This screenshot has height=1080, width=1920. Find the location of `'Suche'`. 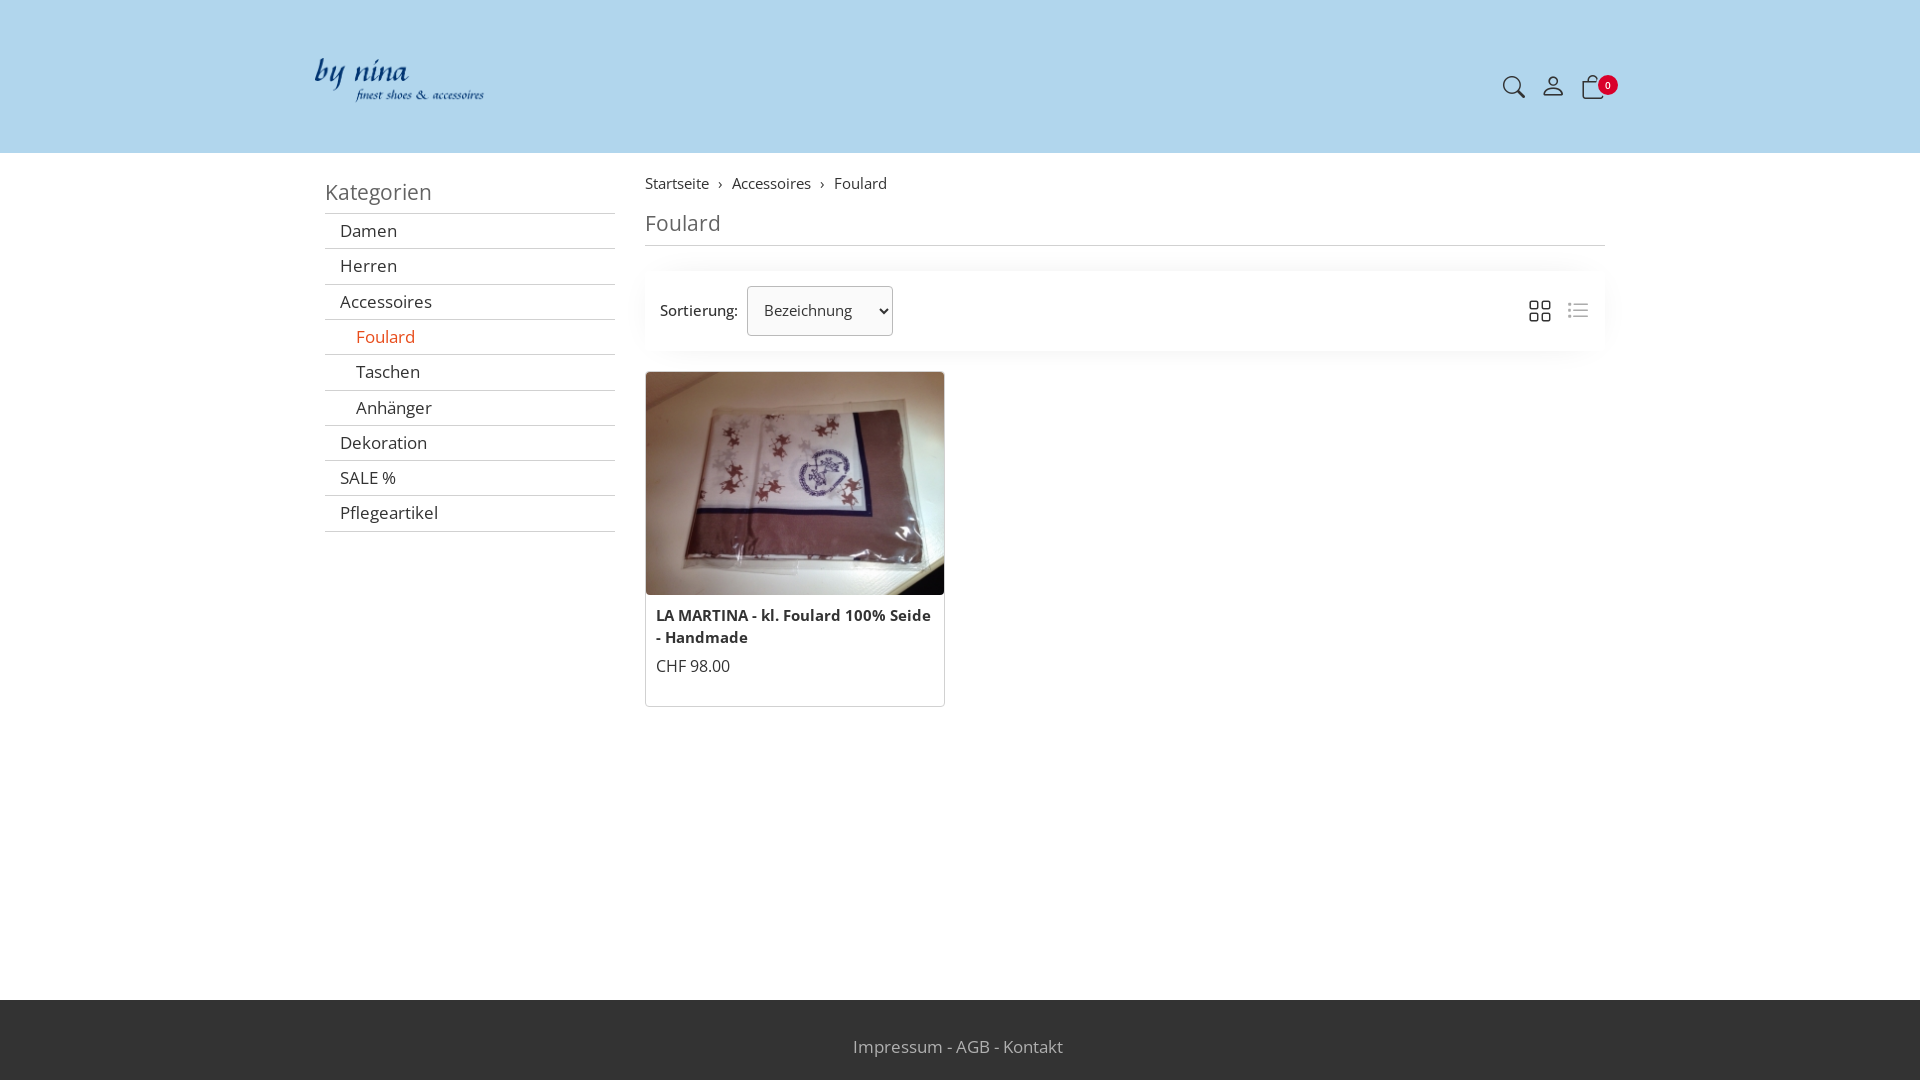

'Suche' is located at coordinates (1513, 88).